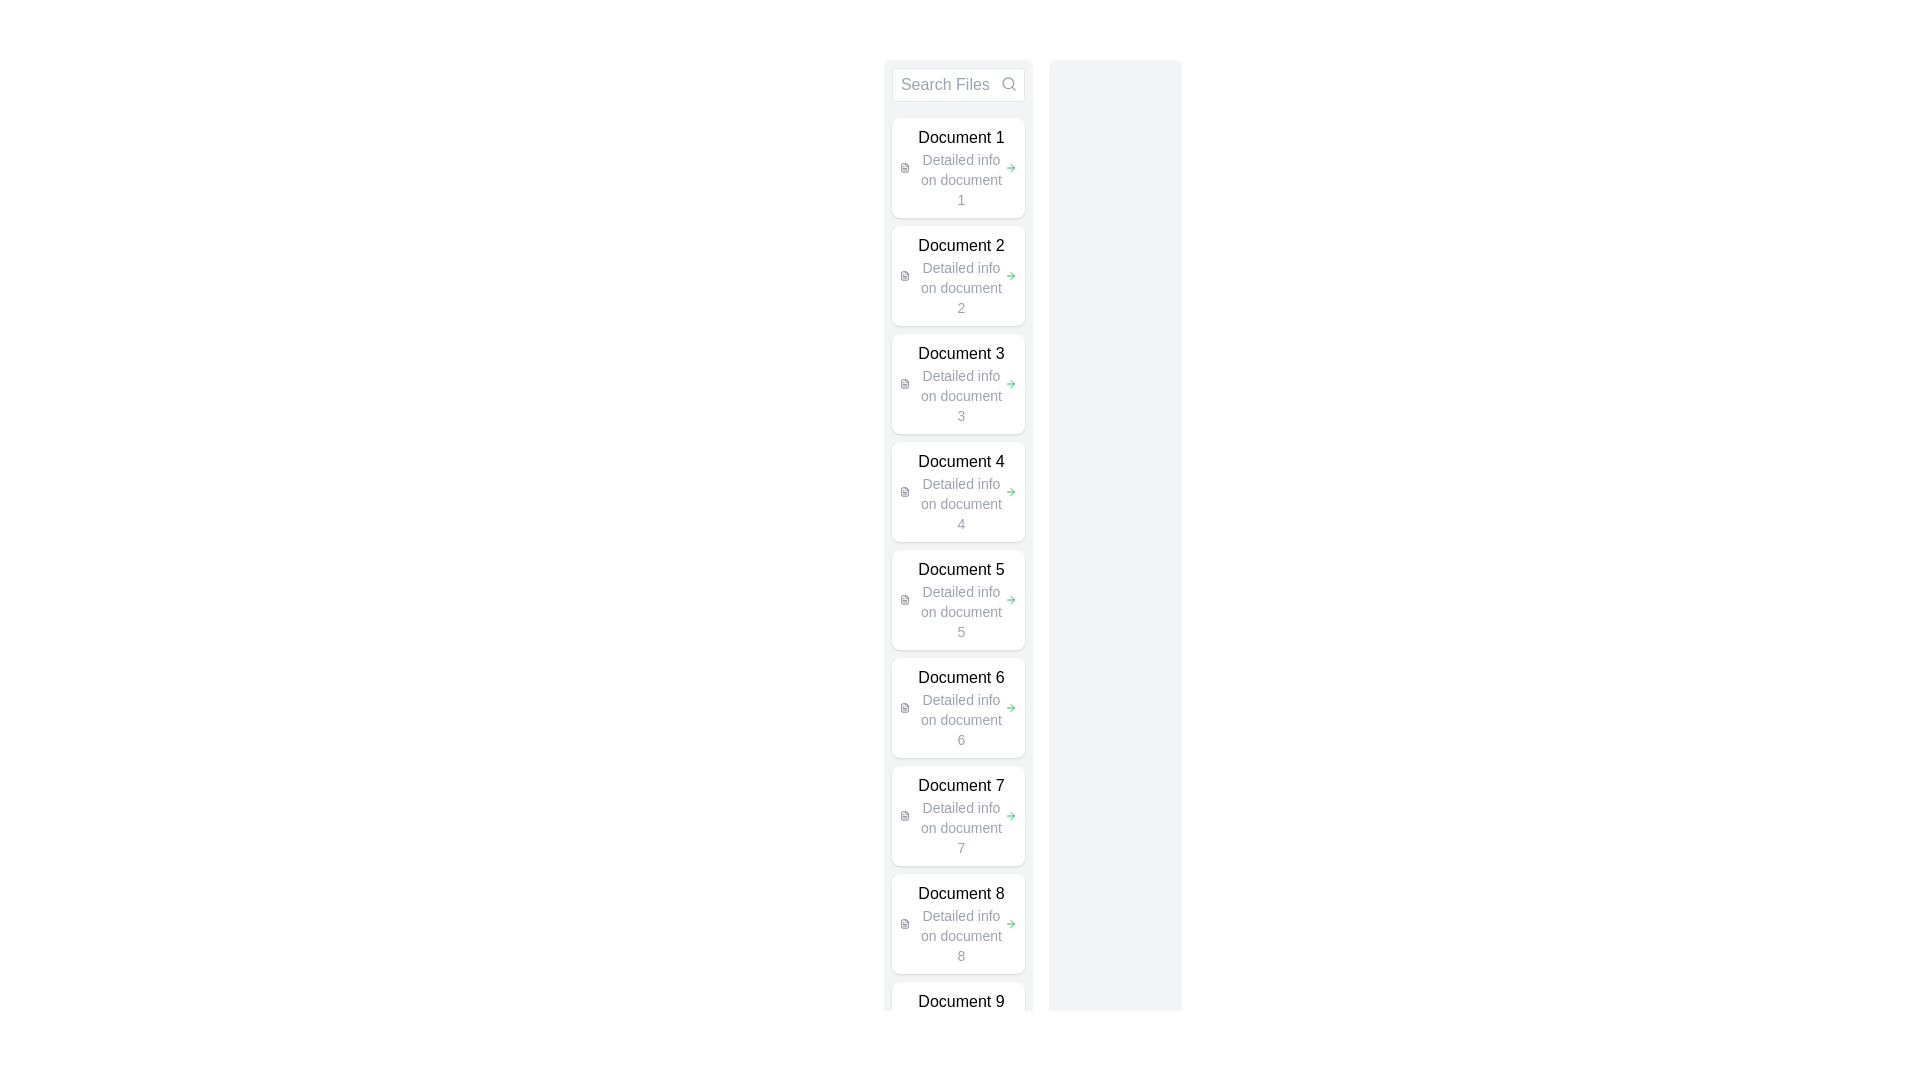 The image size is (1920, 1080). What do you see at coordinates (961, 245) in the screenshot?
I see `the text label that serves as the title for the second document entry in a list of documents` at bounding box center [961, 245].